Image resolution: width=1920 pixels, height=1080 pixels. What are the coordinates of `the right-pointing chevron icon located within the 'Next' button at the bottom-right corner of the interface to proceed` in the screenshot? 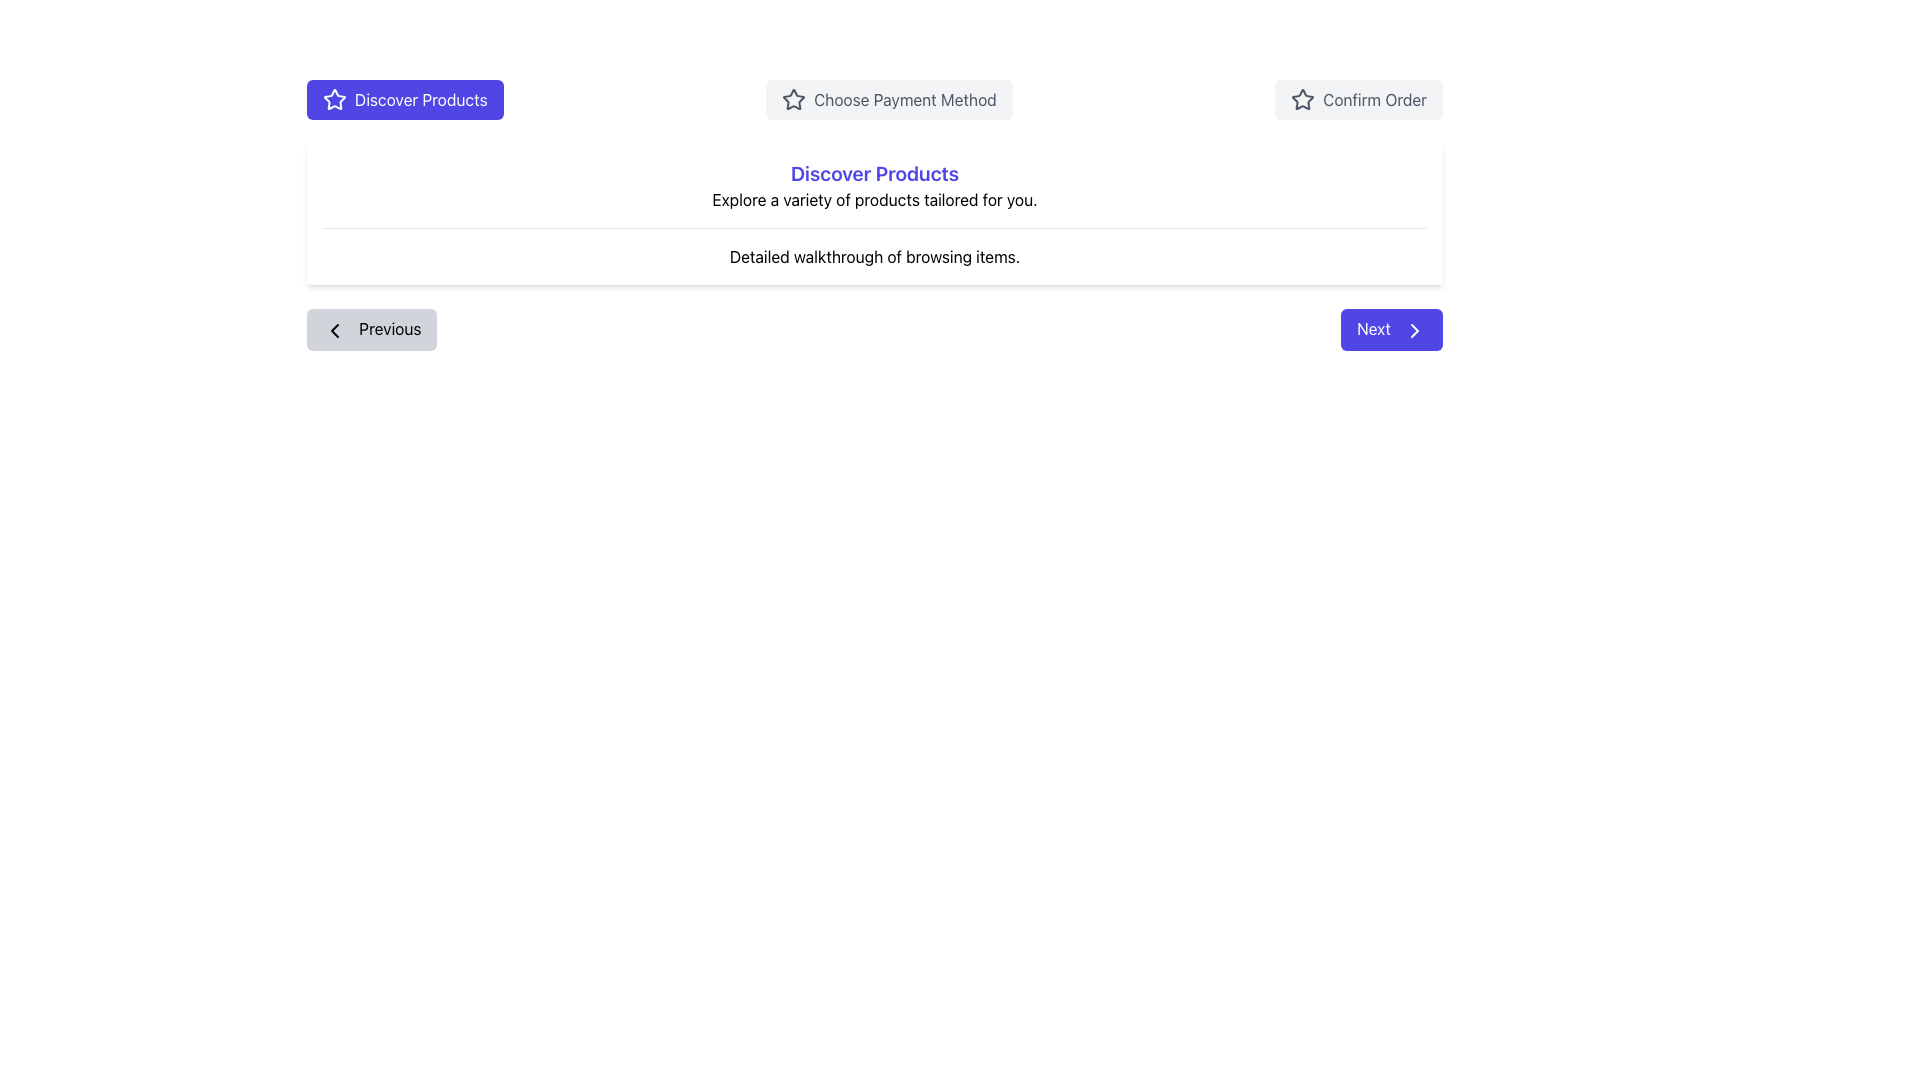 It's located at (1414, 329).